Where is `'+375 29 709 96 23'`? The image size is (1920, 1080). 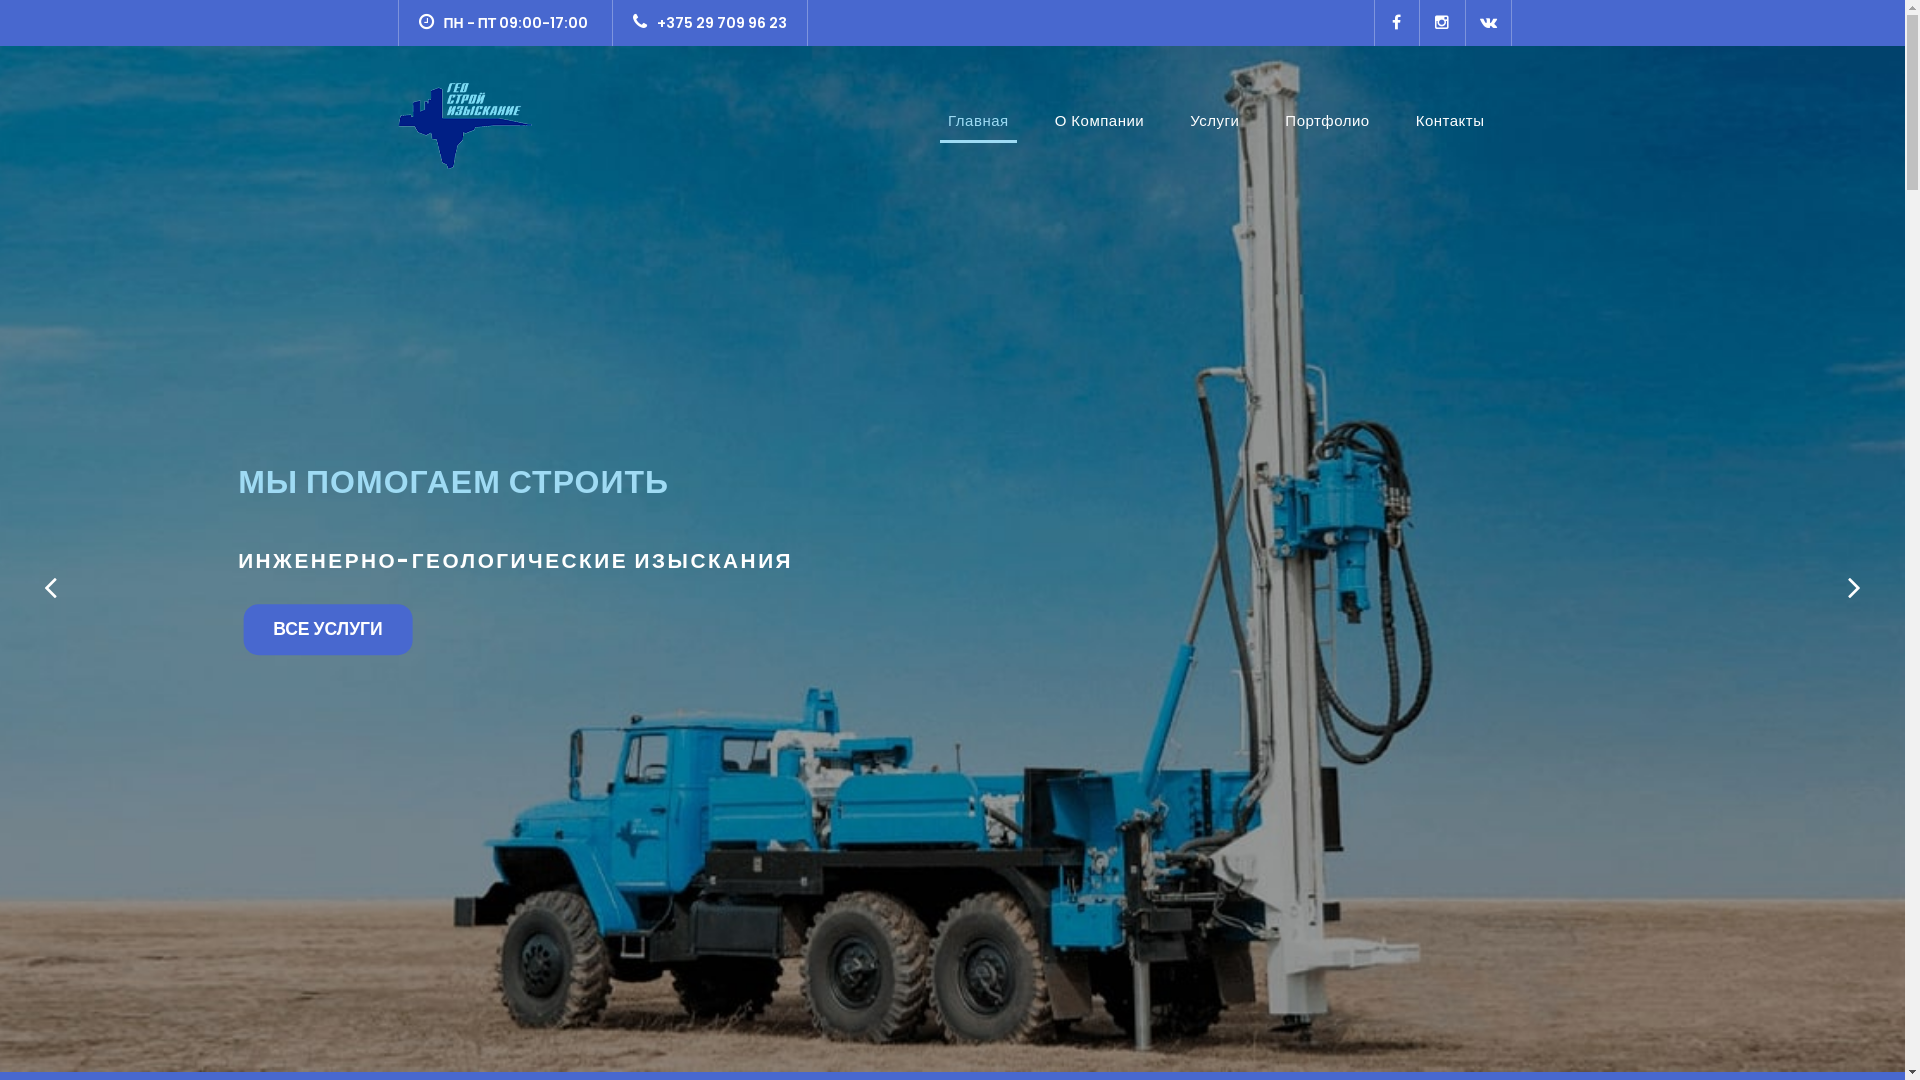 '+375 29 709 96 23' is located at coordinates (710, 23).